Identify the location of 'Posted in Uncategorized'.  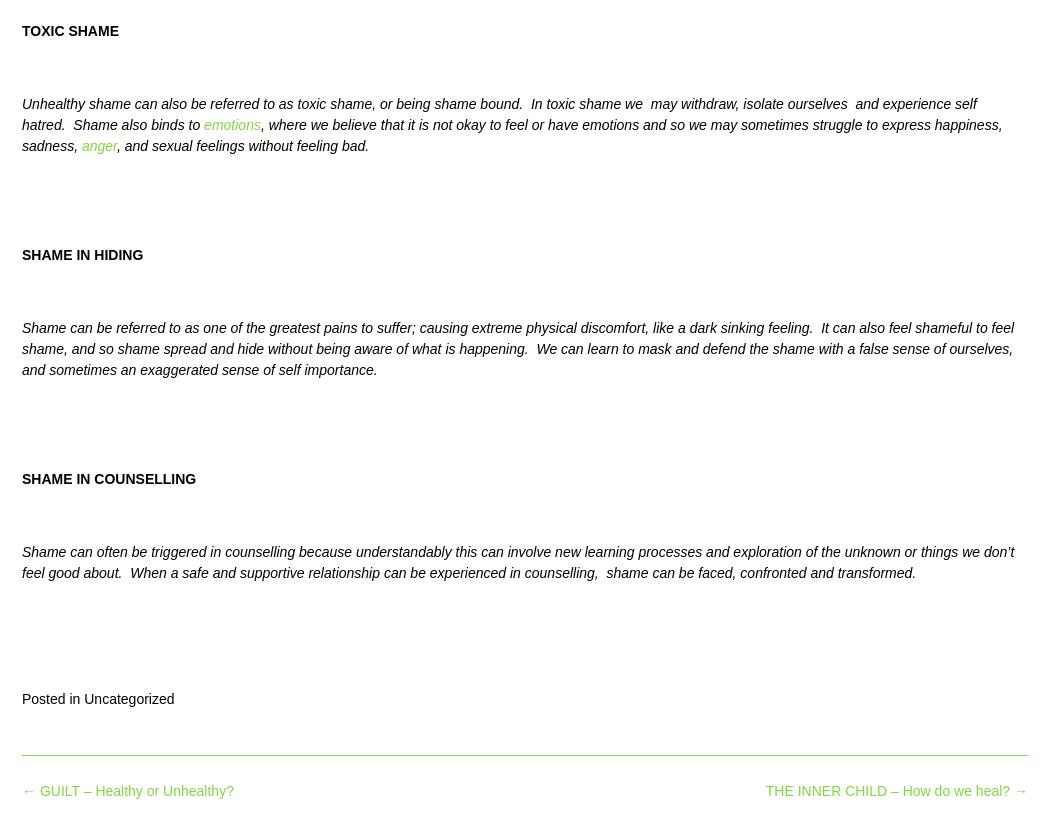
(97, 696).